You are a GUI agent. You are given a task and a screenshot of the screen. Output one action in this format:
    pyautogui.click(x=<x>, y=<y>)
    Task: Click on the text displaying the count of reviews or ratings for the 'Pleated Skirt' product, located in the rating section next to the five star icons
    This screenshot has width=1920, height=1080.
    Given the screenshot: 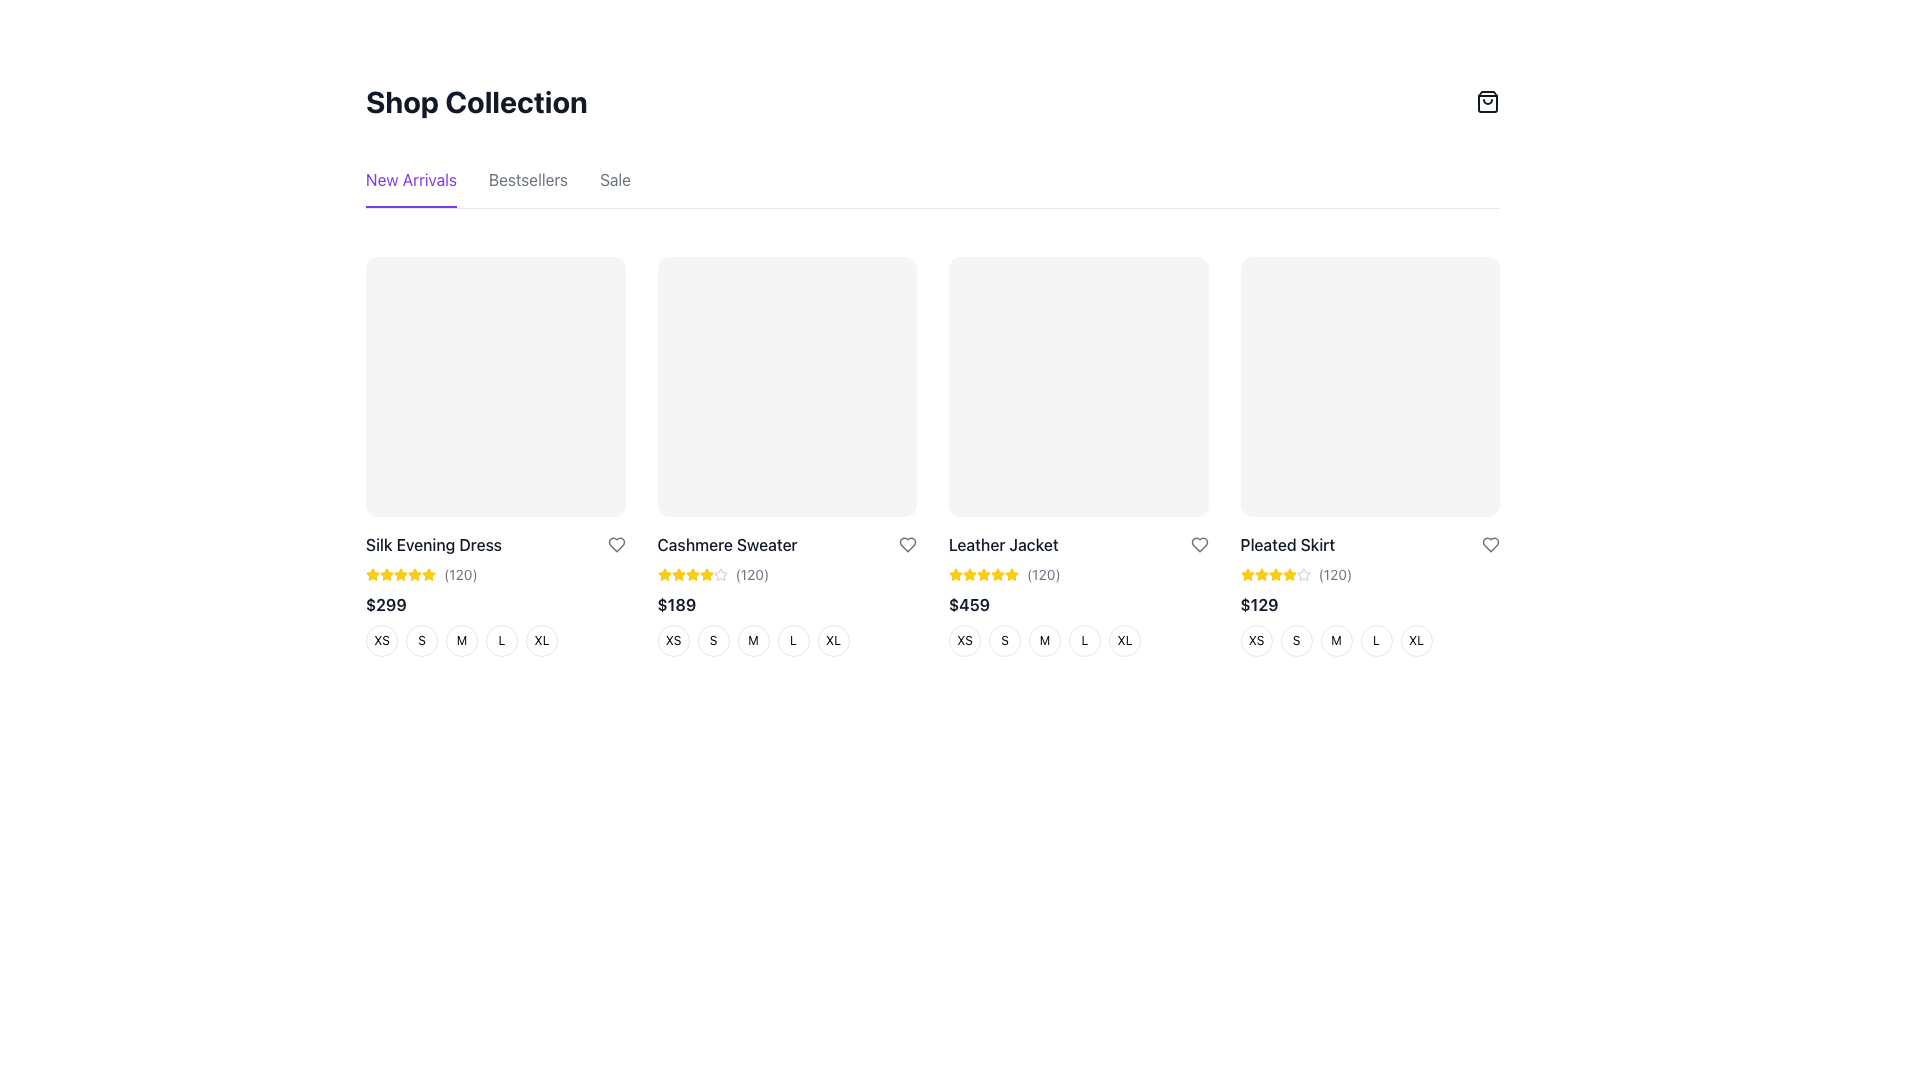 What is the action you would take?
    pyautogui.click(x=1335, y=574)
    